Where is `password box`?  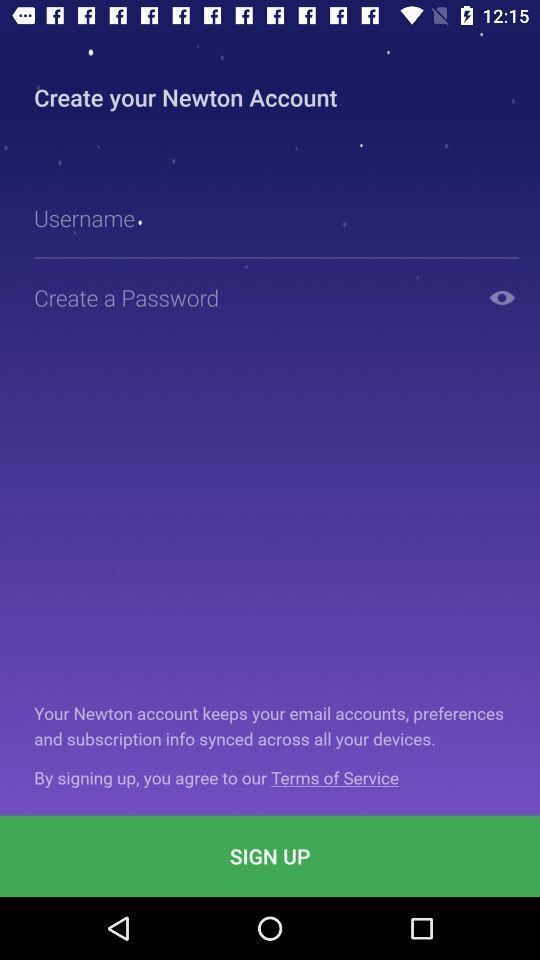 password box is located at coordinates (252, 296).